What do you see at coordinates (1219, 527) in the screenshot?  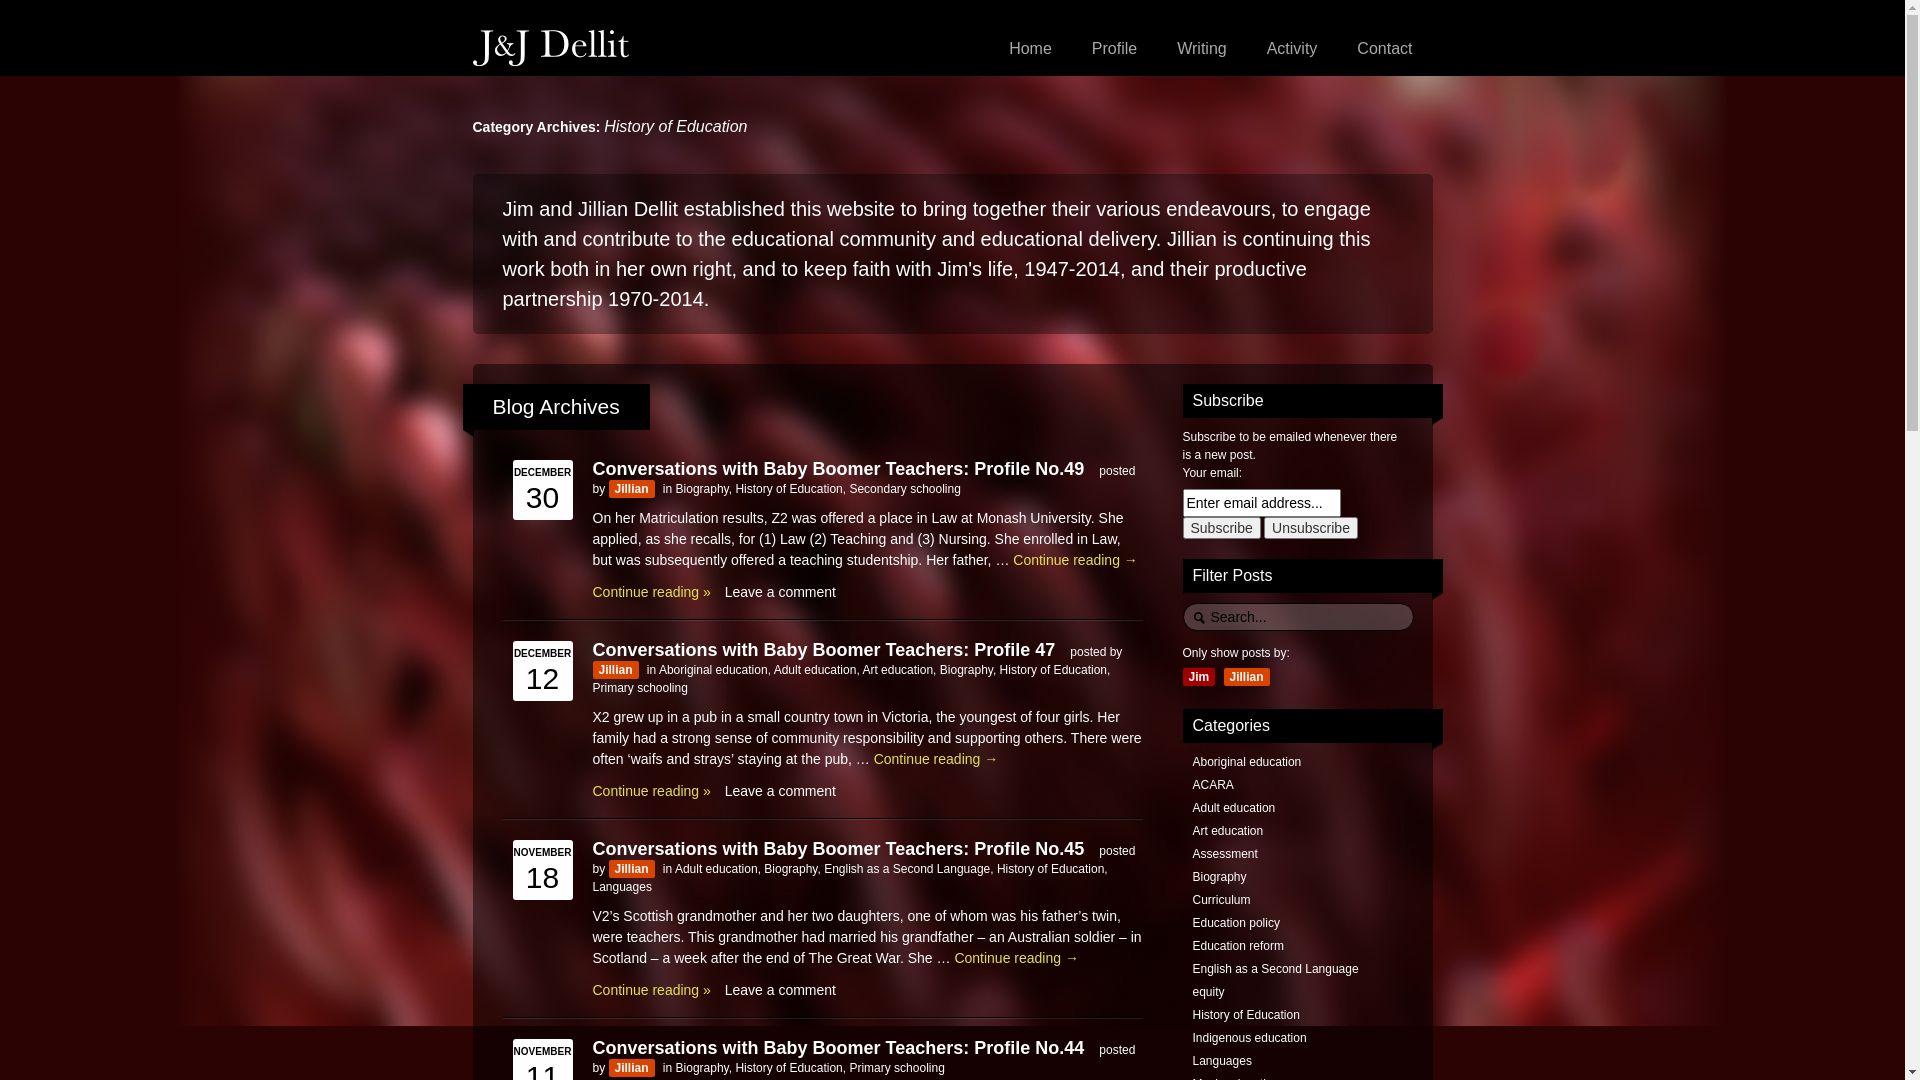 I see `'Subscribe'` at bounding box center [1219, 527].